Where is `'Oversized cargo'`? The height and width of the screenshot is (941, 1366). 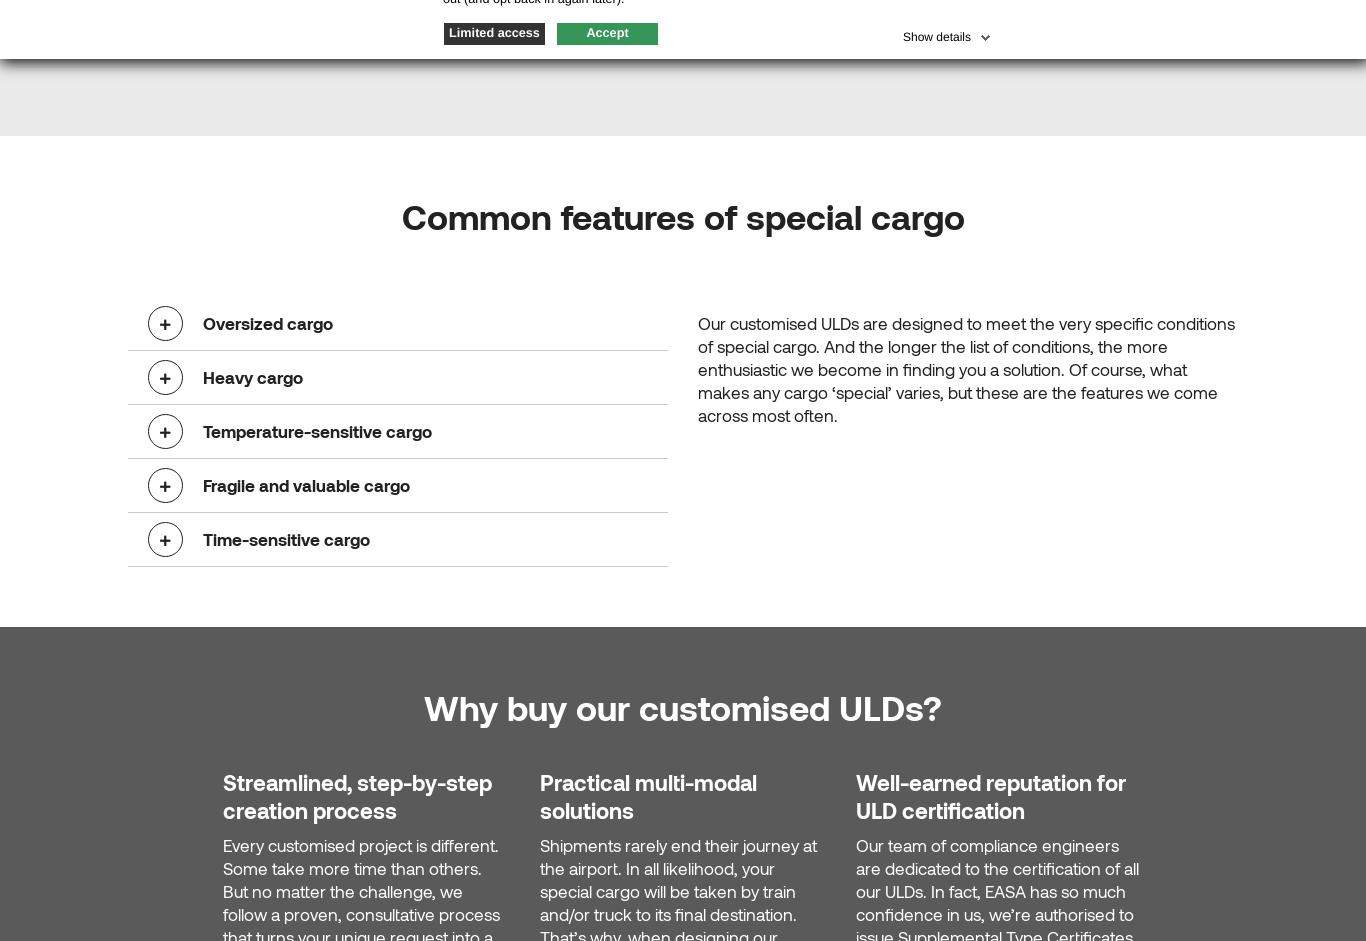 'Oversized cargo' is located at coordinates (201, 321).